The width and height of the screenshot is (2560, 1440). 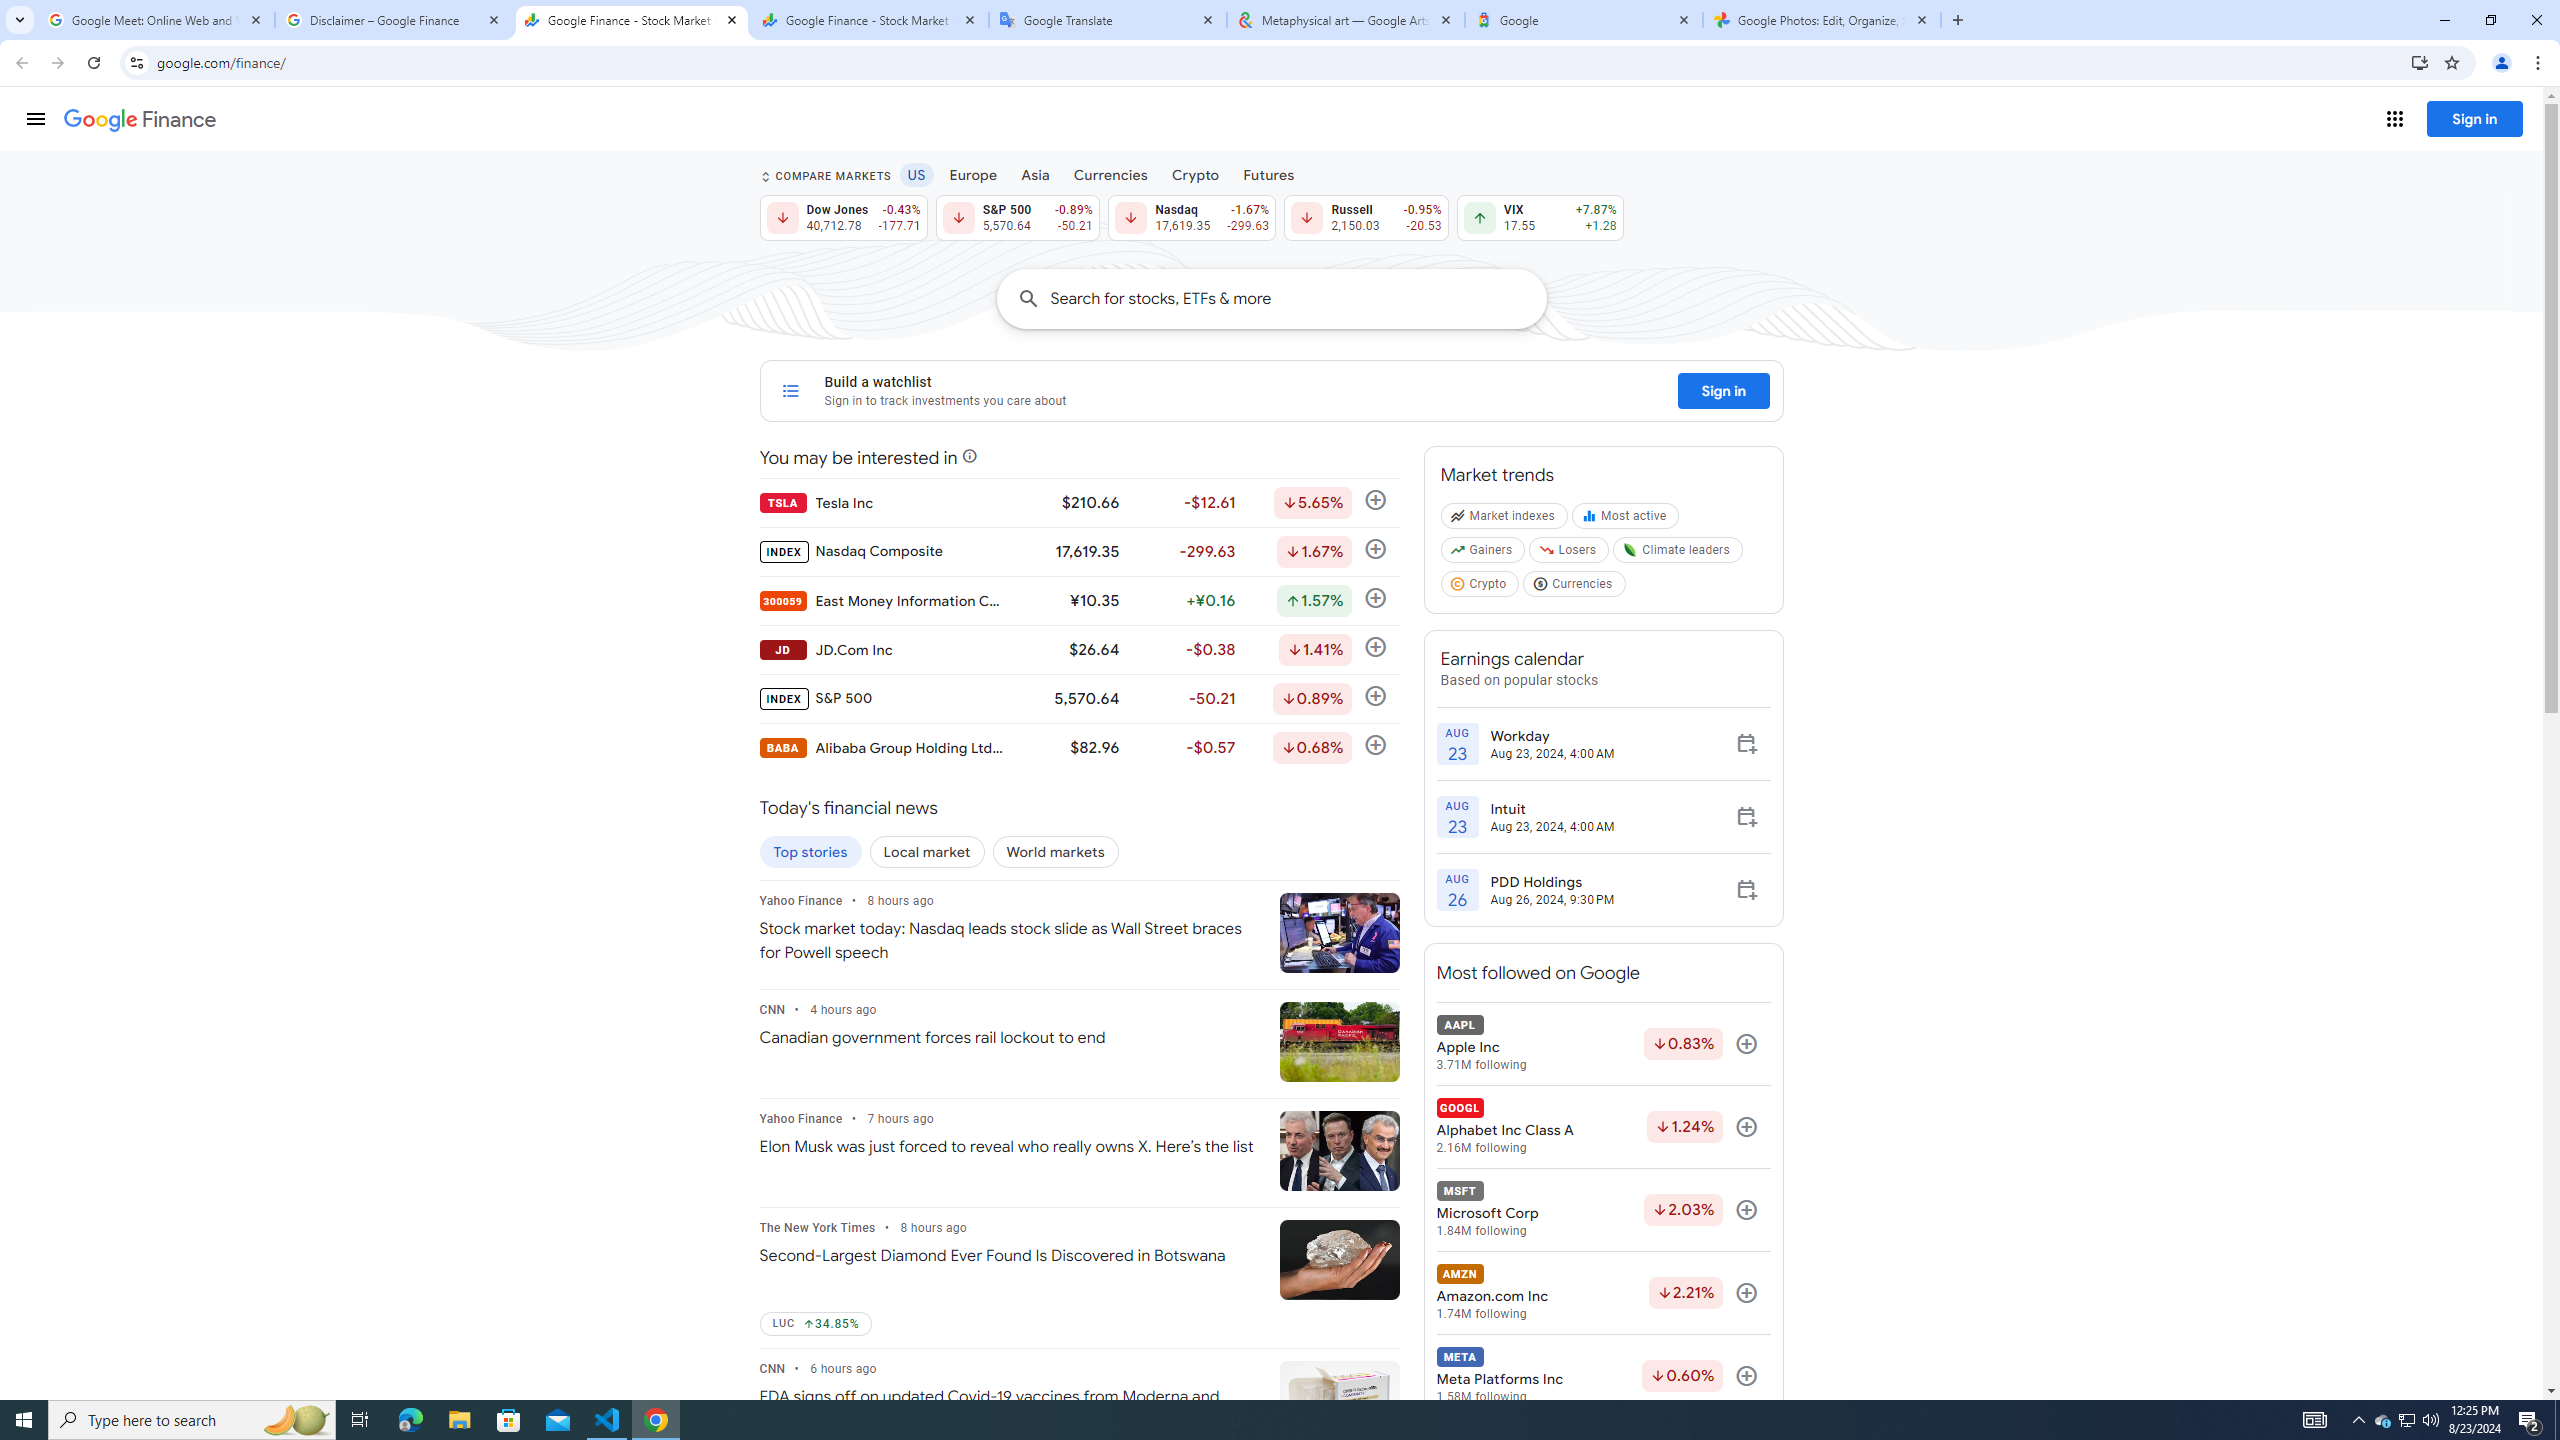 I want to click on 'LUC Up by 34.85%', so click(x=815, y=1324).